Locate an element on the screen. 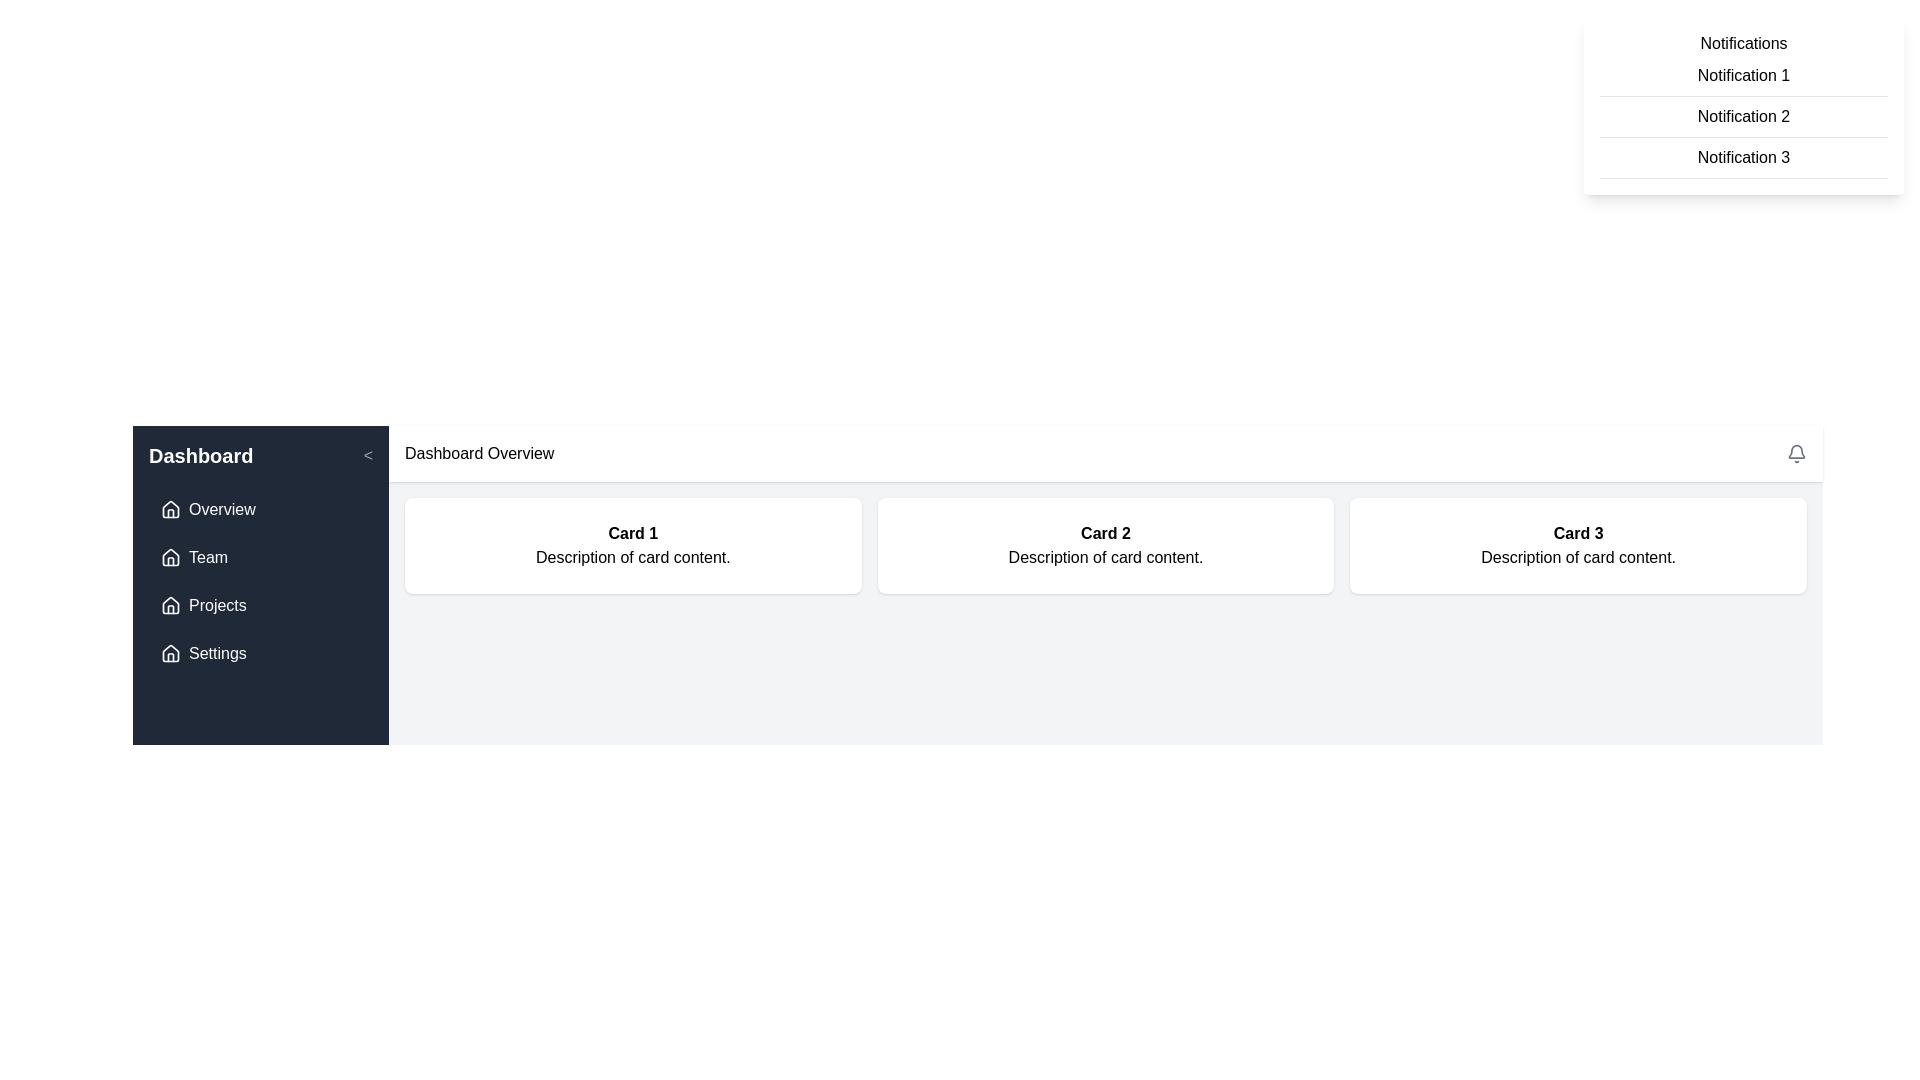  the 'Team' text label in the sidebar menu is located at coordinates (208, 558).